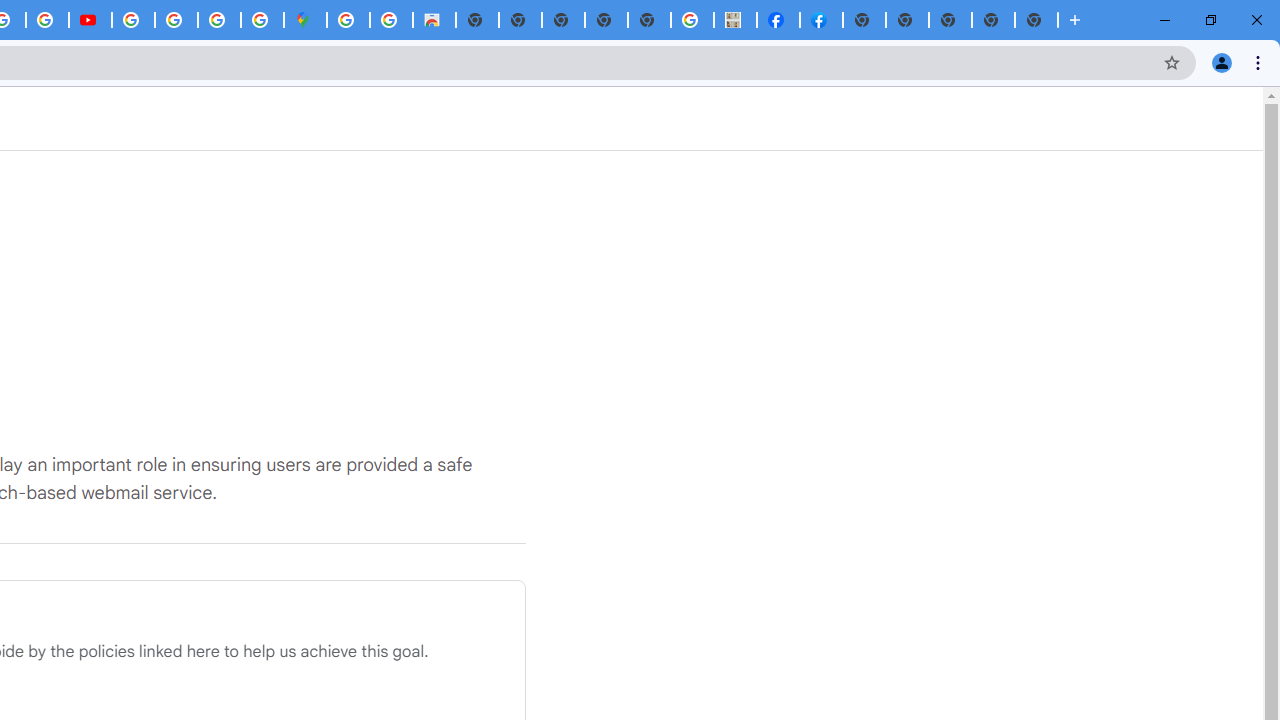 The width and height of the screenshot is (1280, 720). Describe the element at coordinates (304, 20) in the screenshot. I see `'Google Maps'` at that location.